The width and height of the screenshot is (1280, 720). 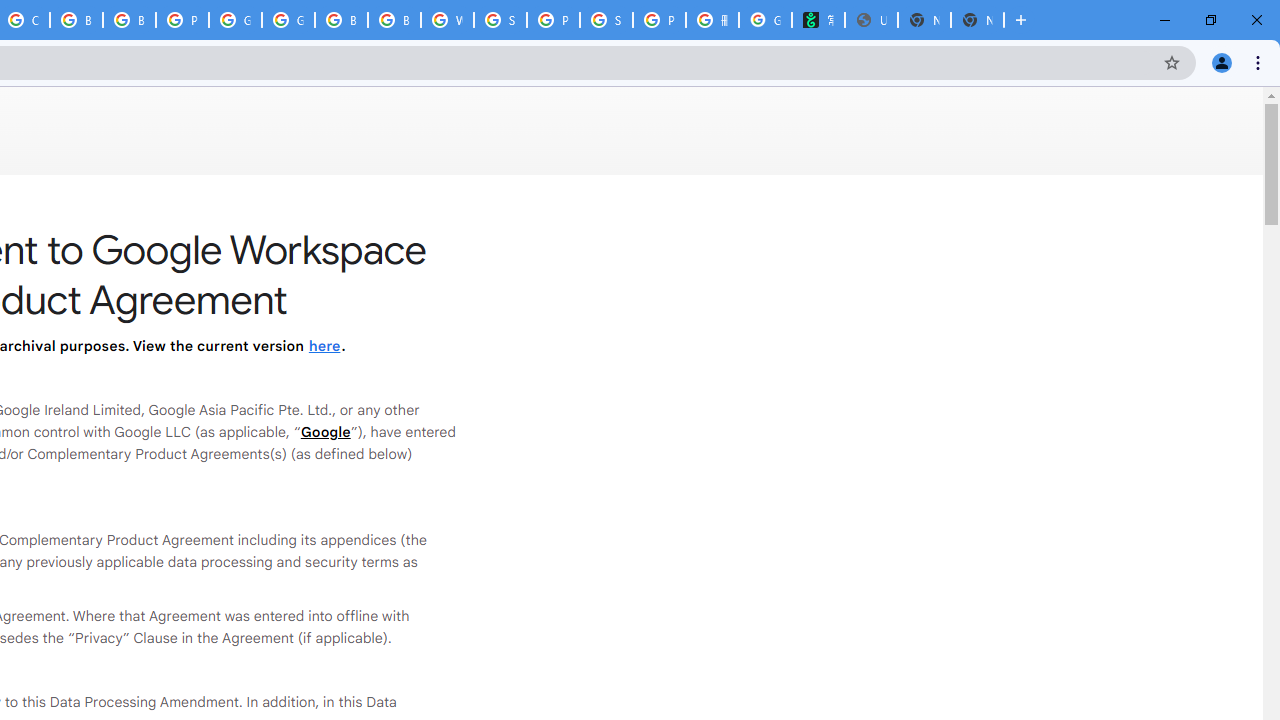 I want to click on 'New Tab', so click(x=977, y=20).